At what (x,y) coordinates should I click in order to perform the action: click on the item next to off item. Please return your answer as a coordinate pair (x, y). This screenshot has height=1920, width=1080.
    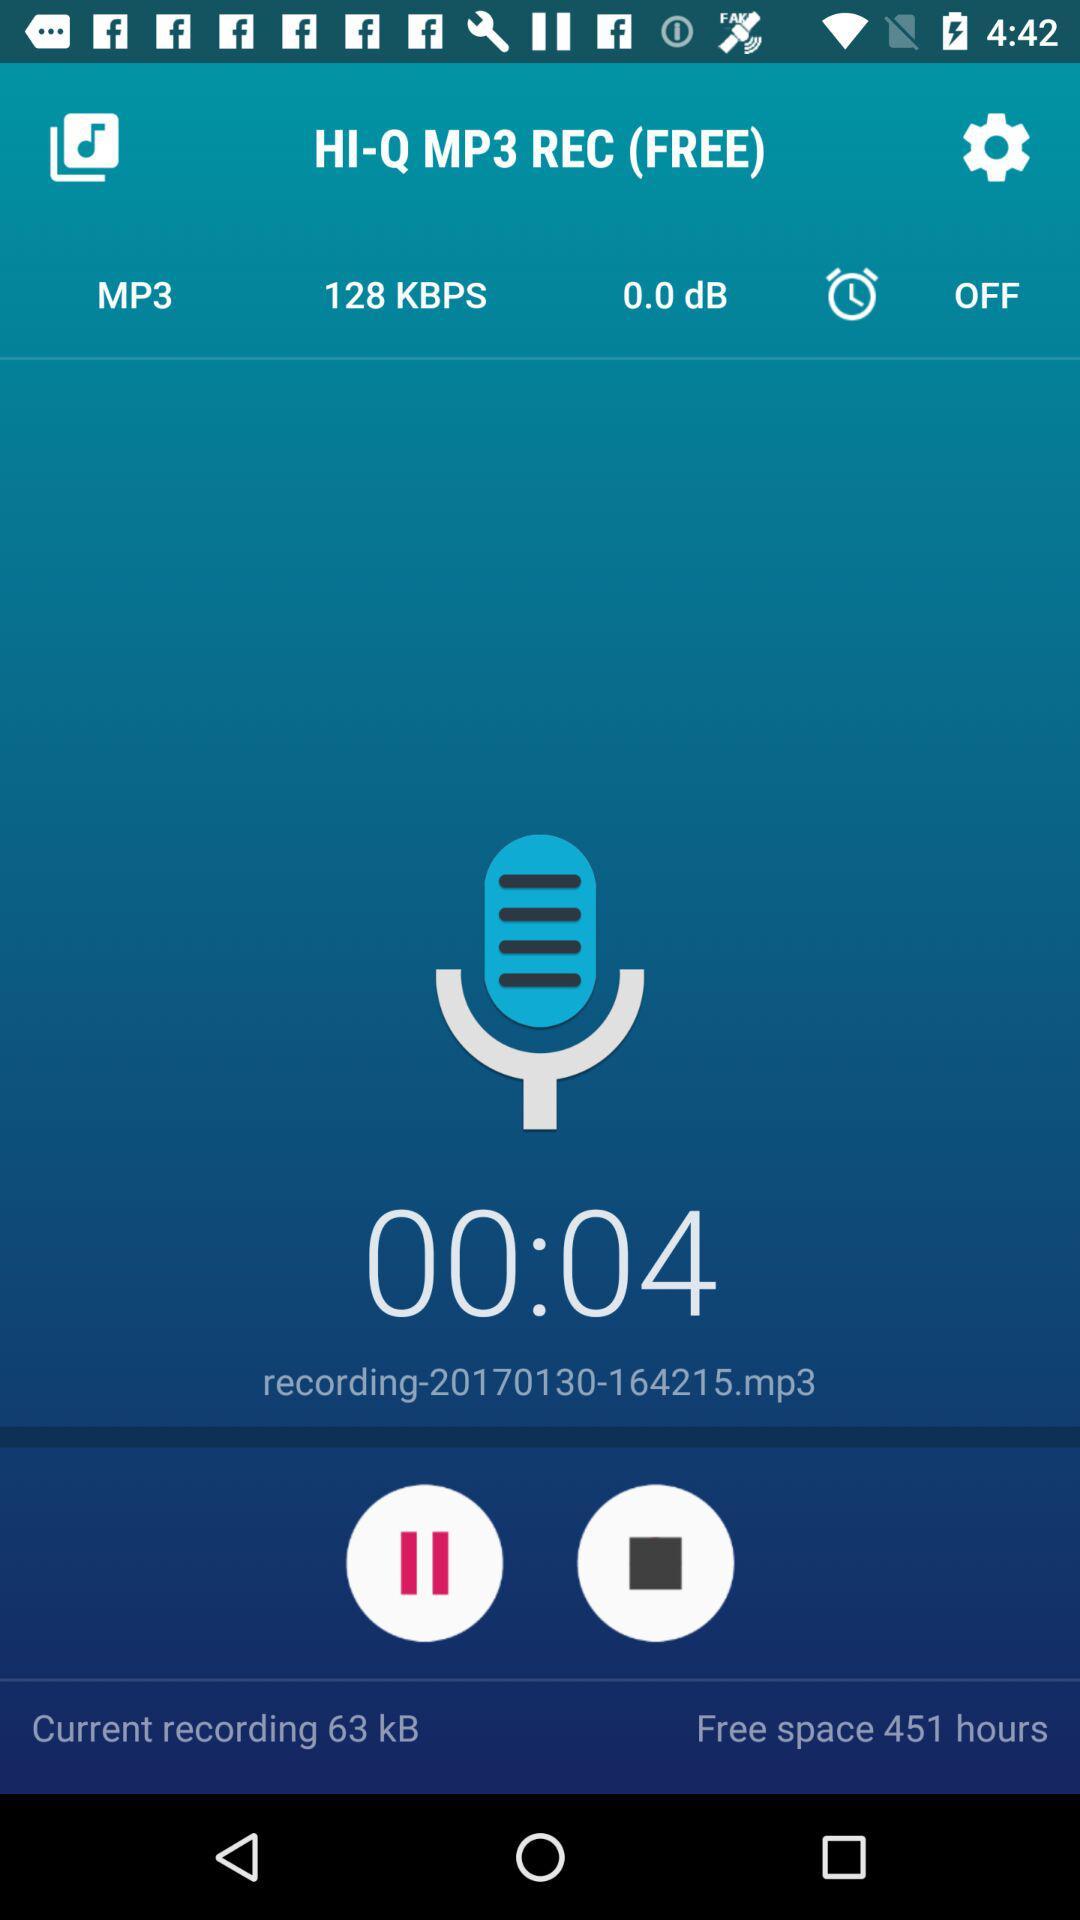
    Looking at the image, I should click on (675, 292).